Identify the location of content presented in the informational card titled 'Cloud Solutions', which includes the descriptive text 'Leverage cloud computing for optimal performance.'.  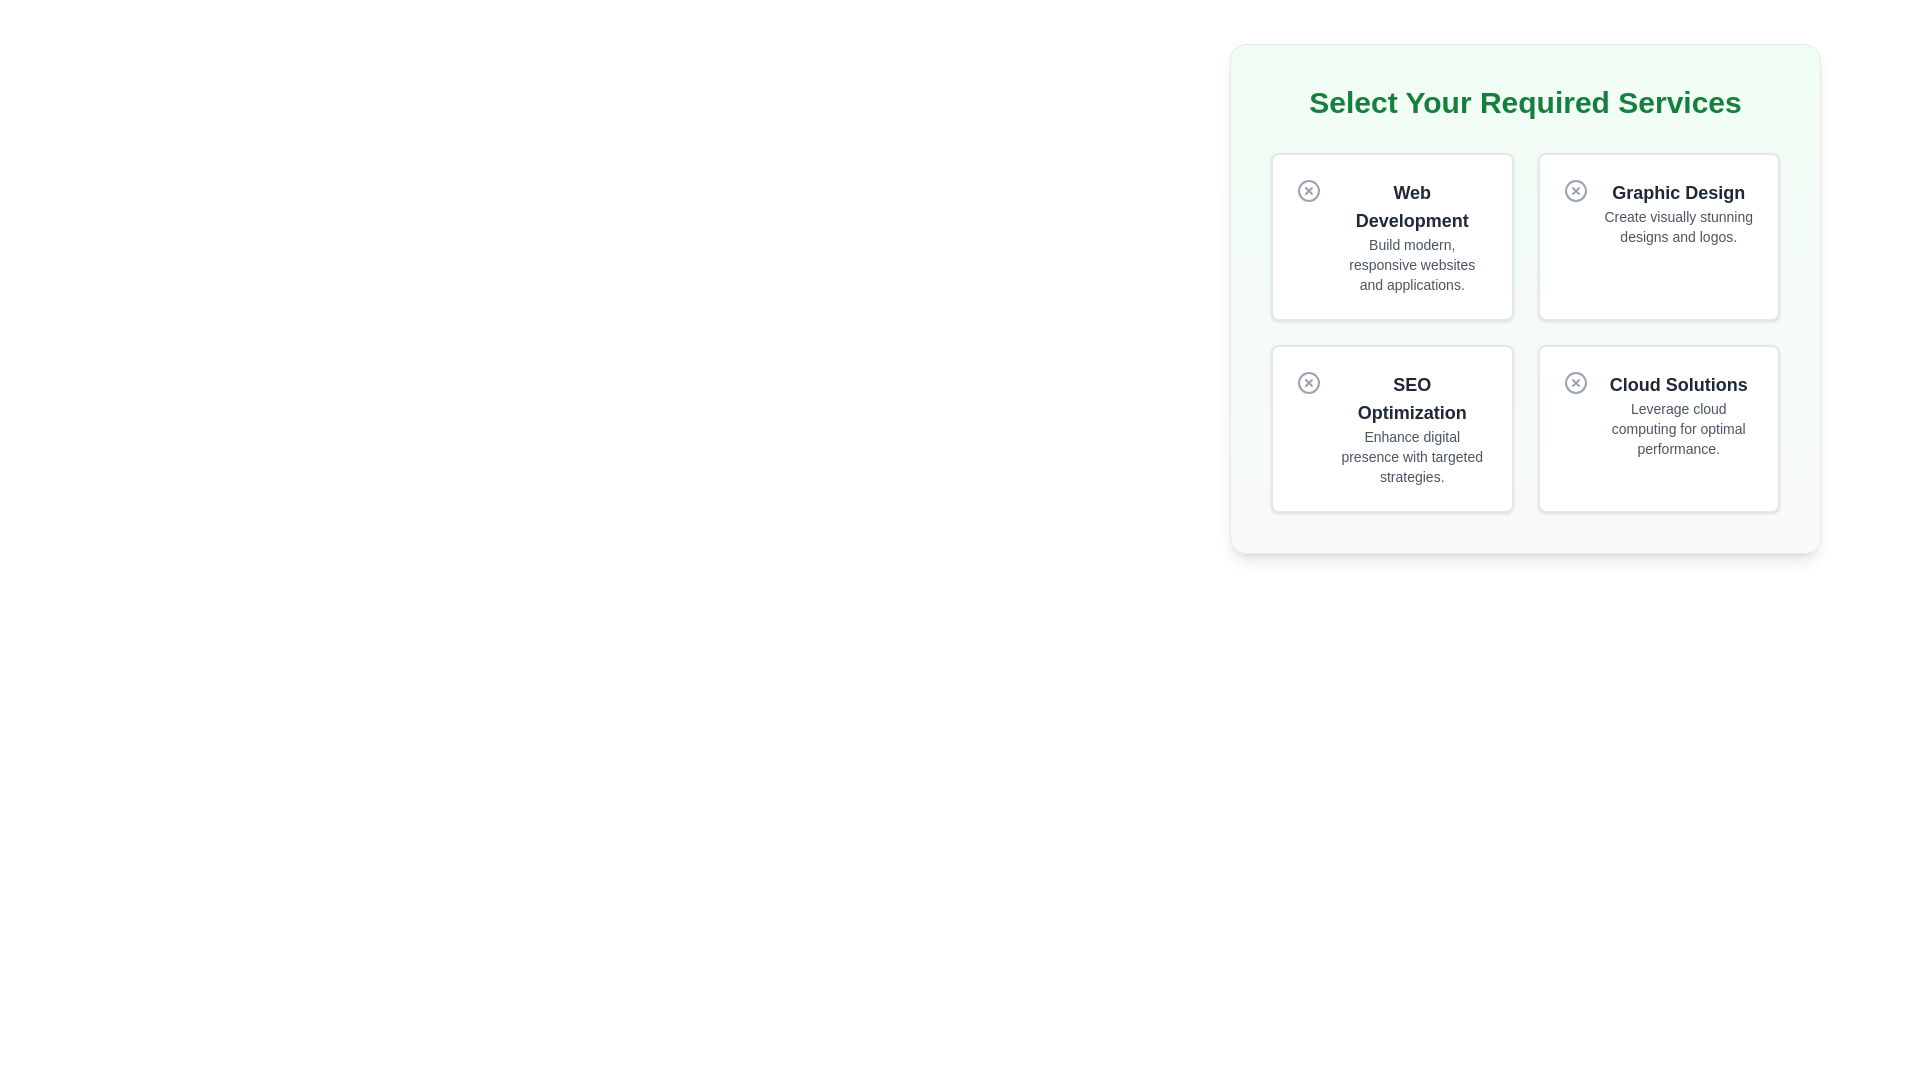
(1678, 414).